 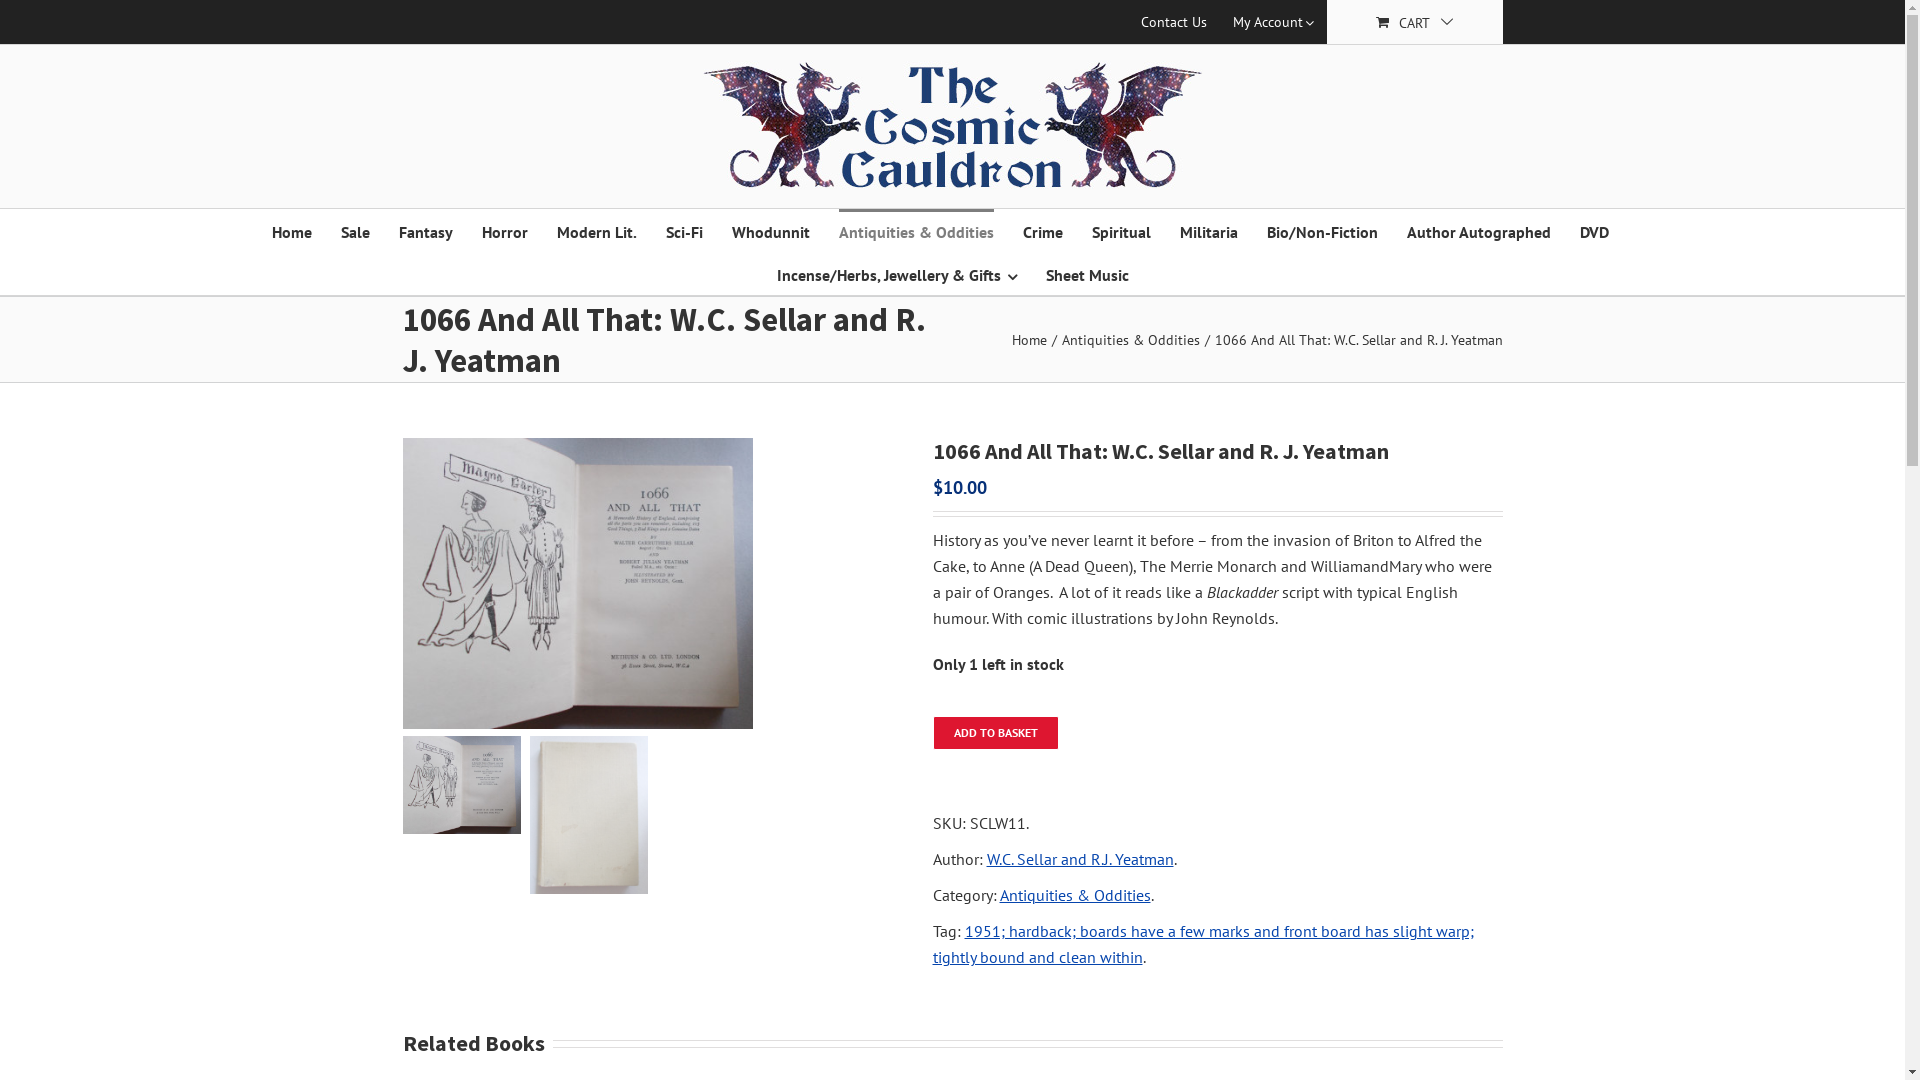 What do you see at coordinates (895, 273) in the screenshot?
I see `'Incense/Herbs, Jewellery & Gifts'` at bounding box center [895, 273].